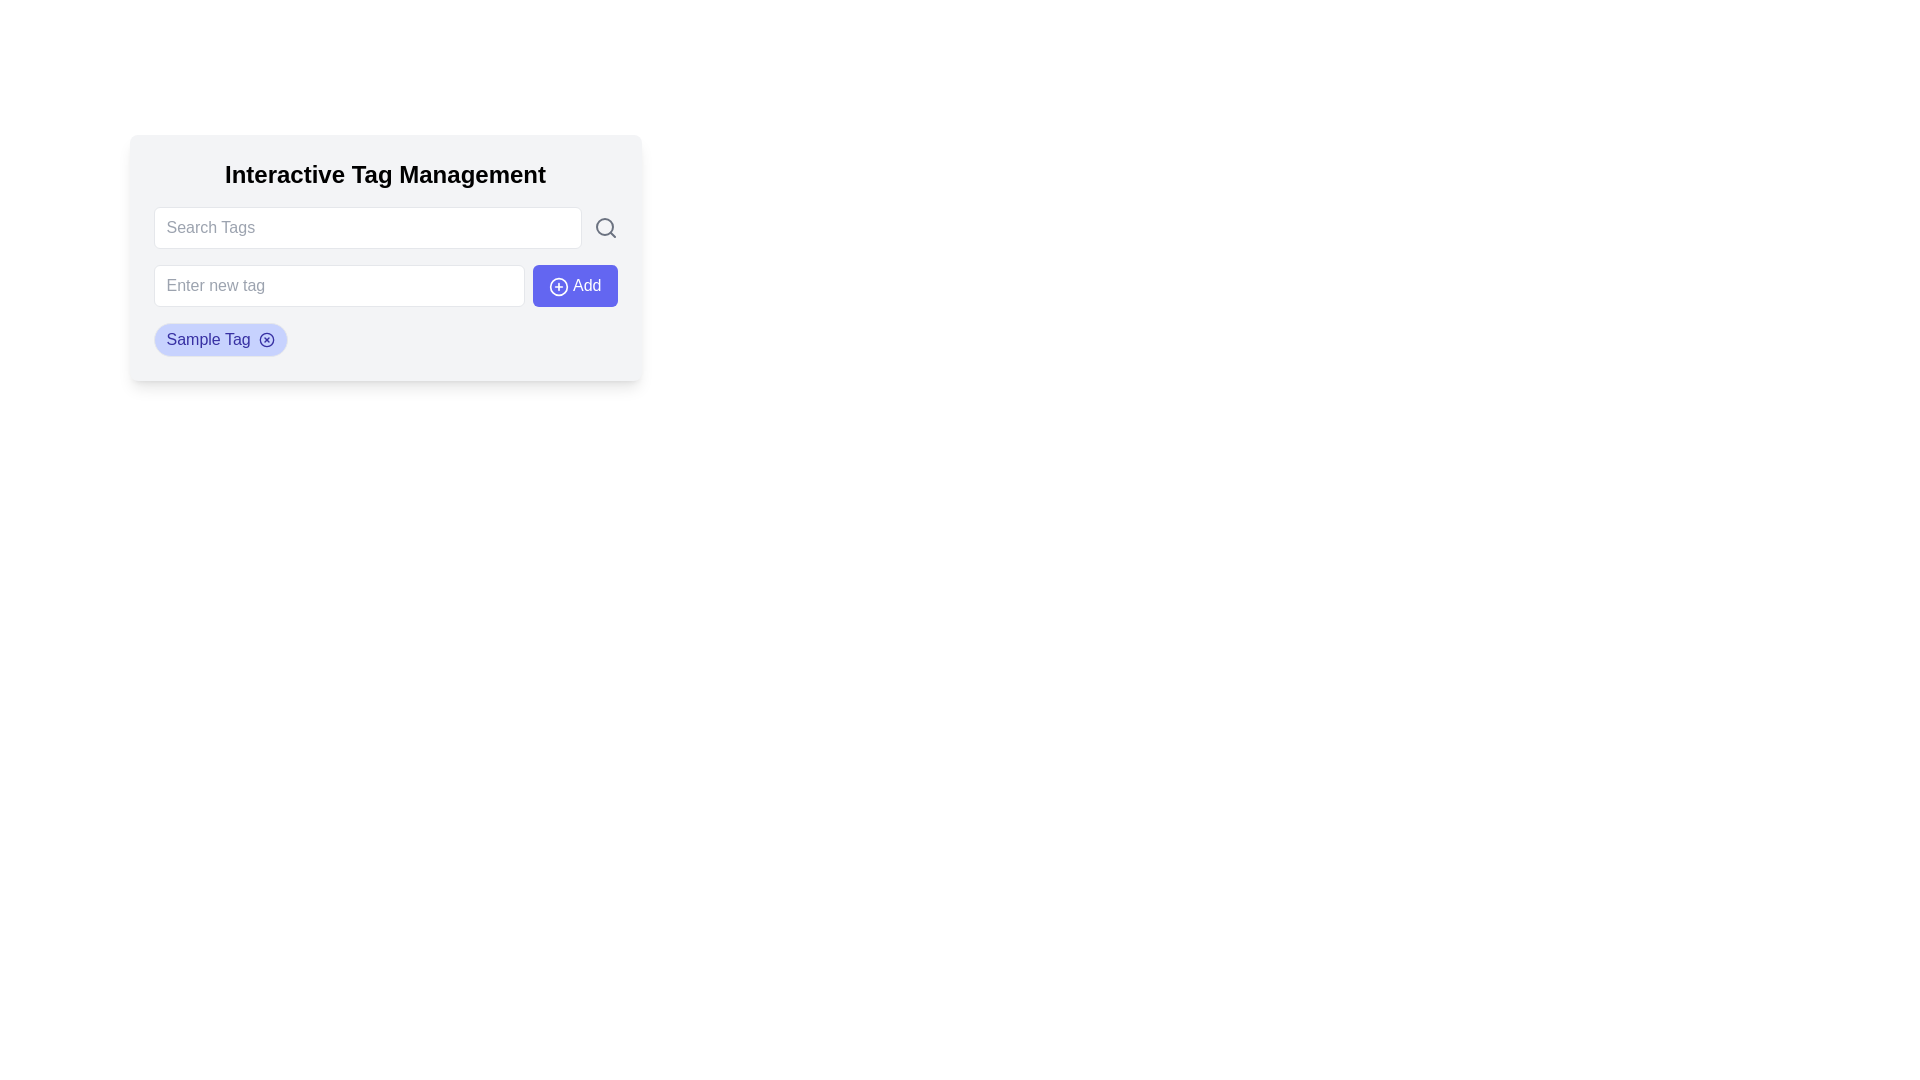 The image size is (1920, 1080). What do you see at coordinates (603, 226) in the screenshot?
I see `the circle element that represents the magnifying glass icon, which is located near the center of the search icon adjacent to the 'Search Tags' input field` at bounding box center [603, 226].